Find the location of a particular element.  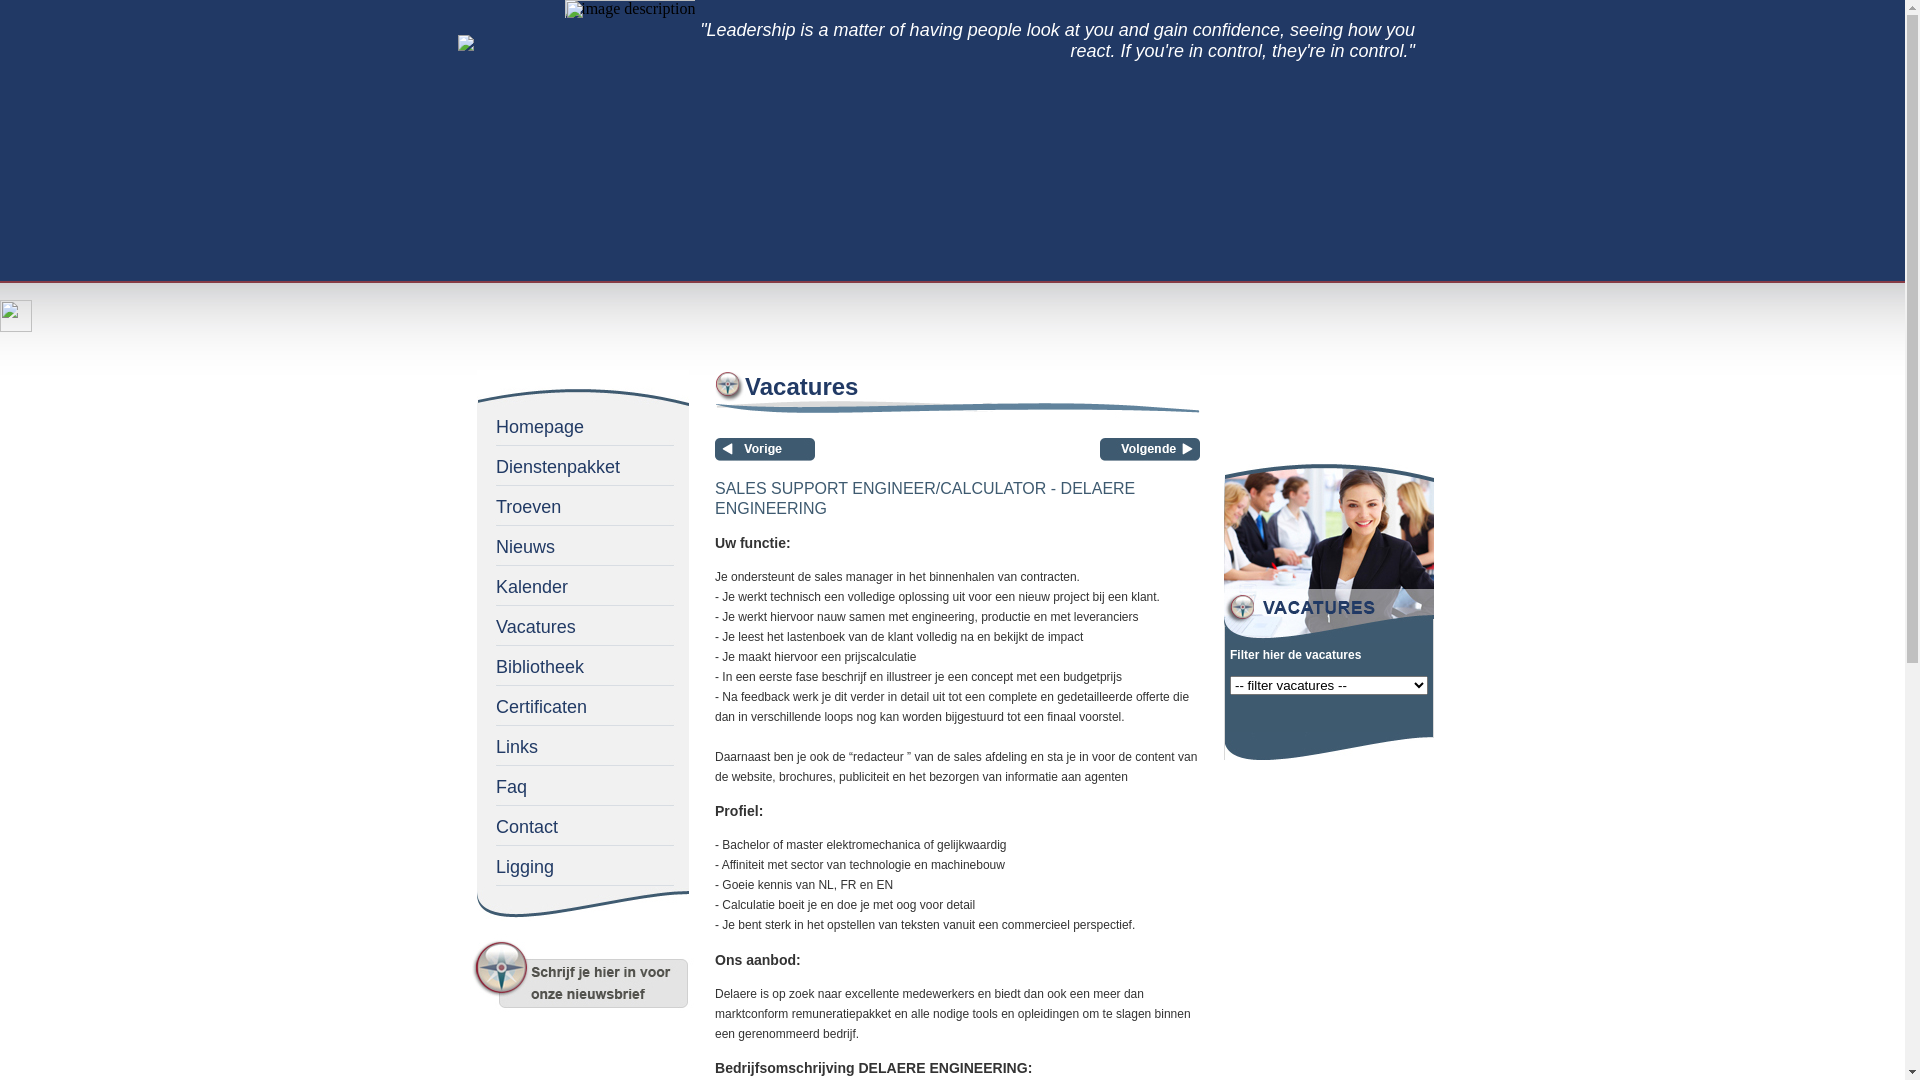

'Faq' is located at coordinates (581, 781).